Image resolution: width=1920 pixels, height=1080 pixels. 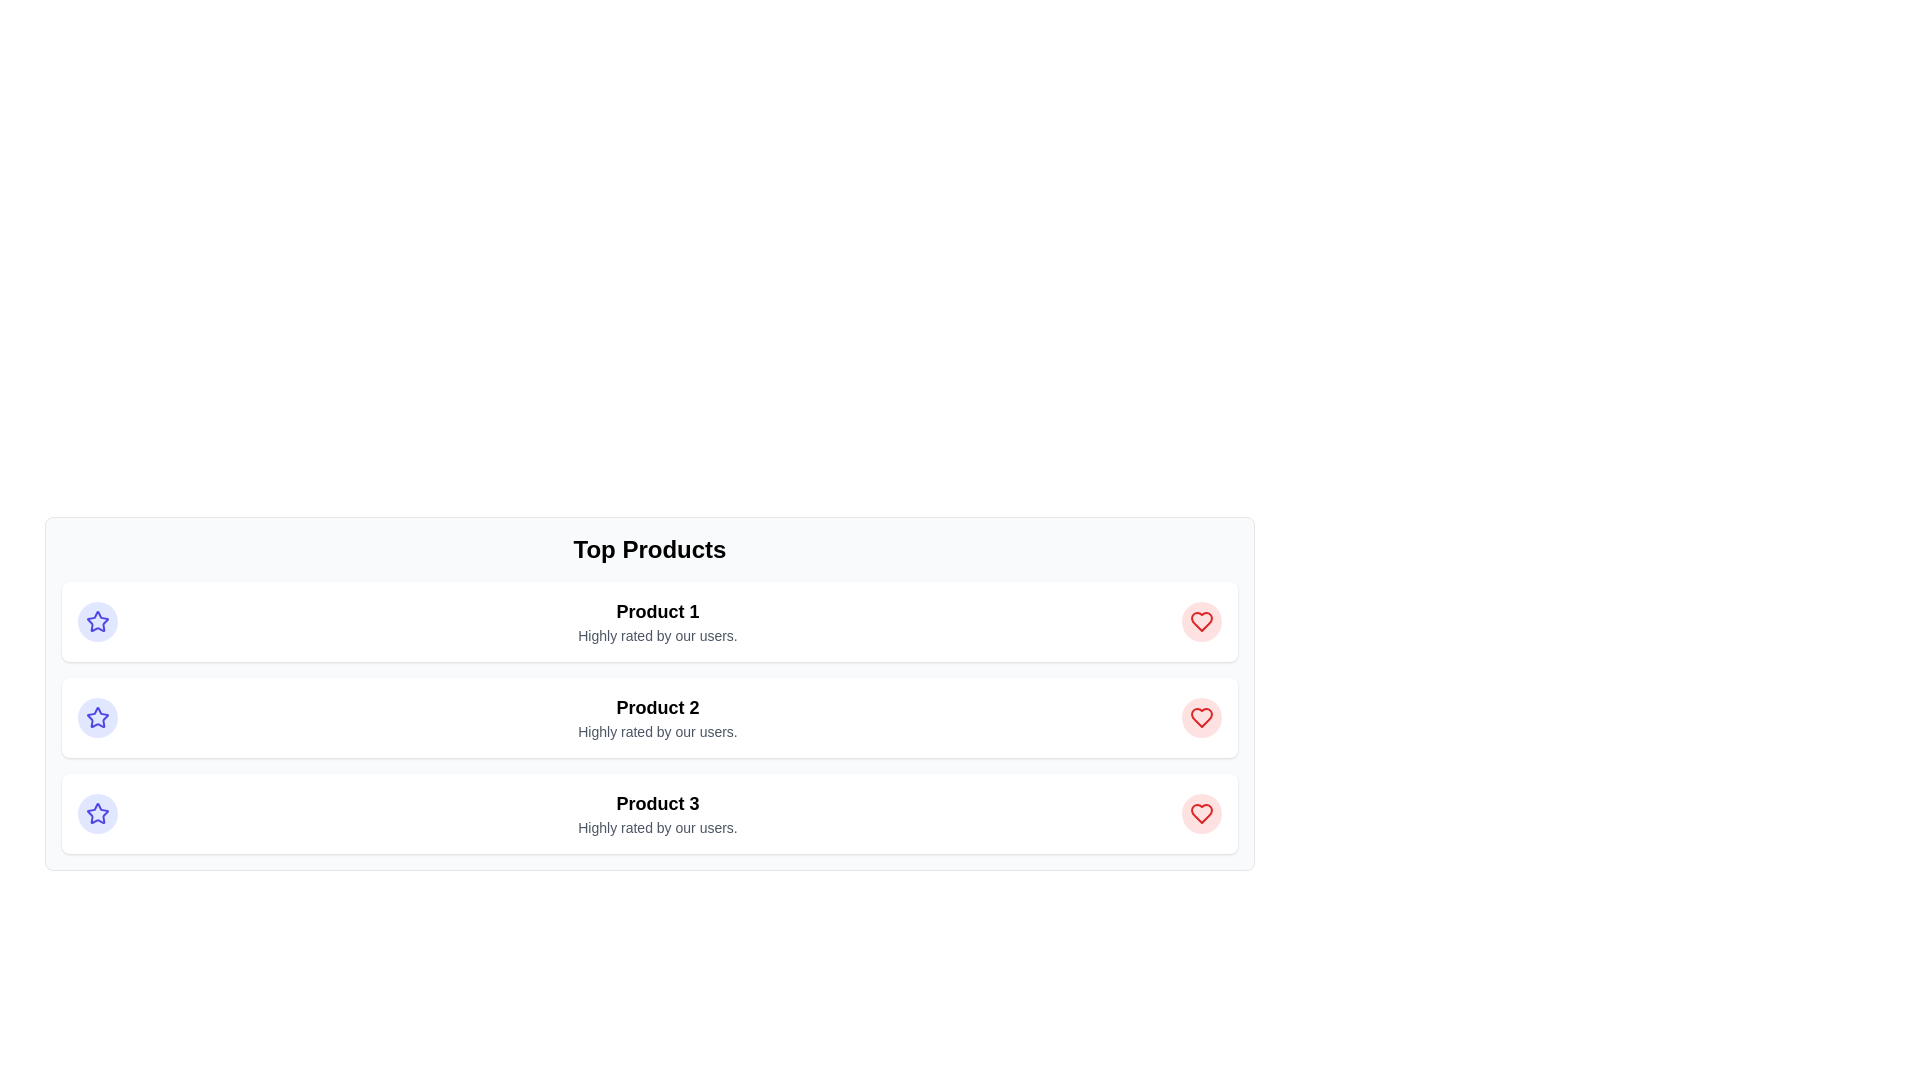 What do you see at coordinates (96, 716) in the screenshot?
I see `the rating icon located to the left side of the 'Product 2' text in the second row of the list by moving the cursor to its center point` at bounding box center [96, 716].